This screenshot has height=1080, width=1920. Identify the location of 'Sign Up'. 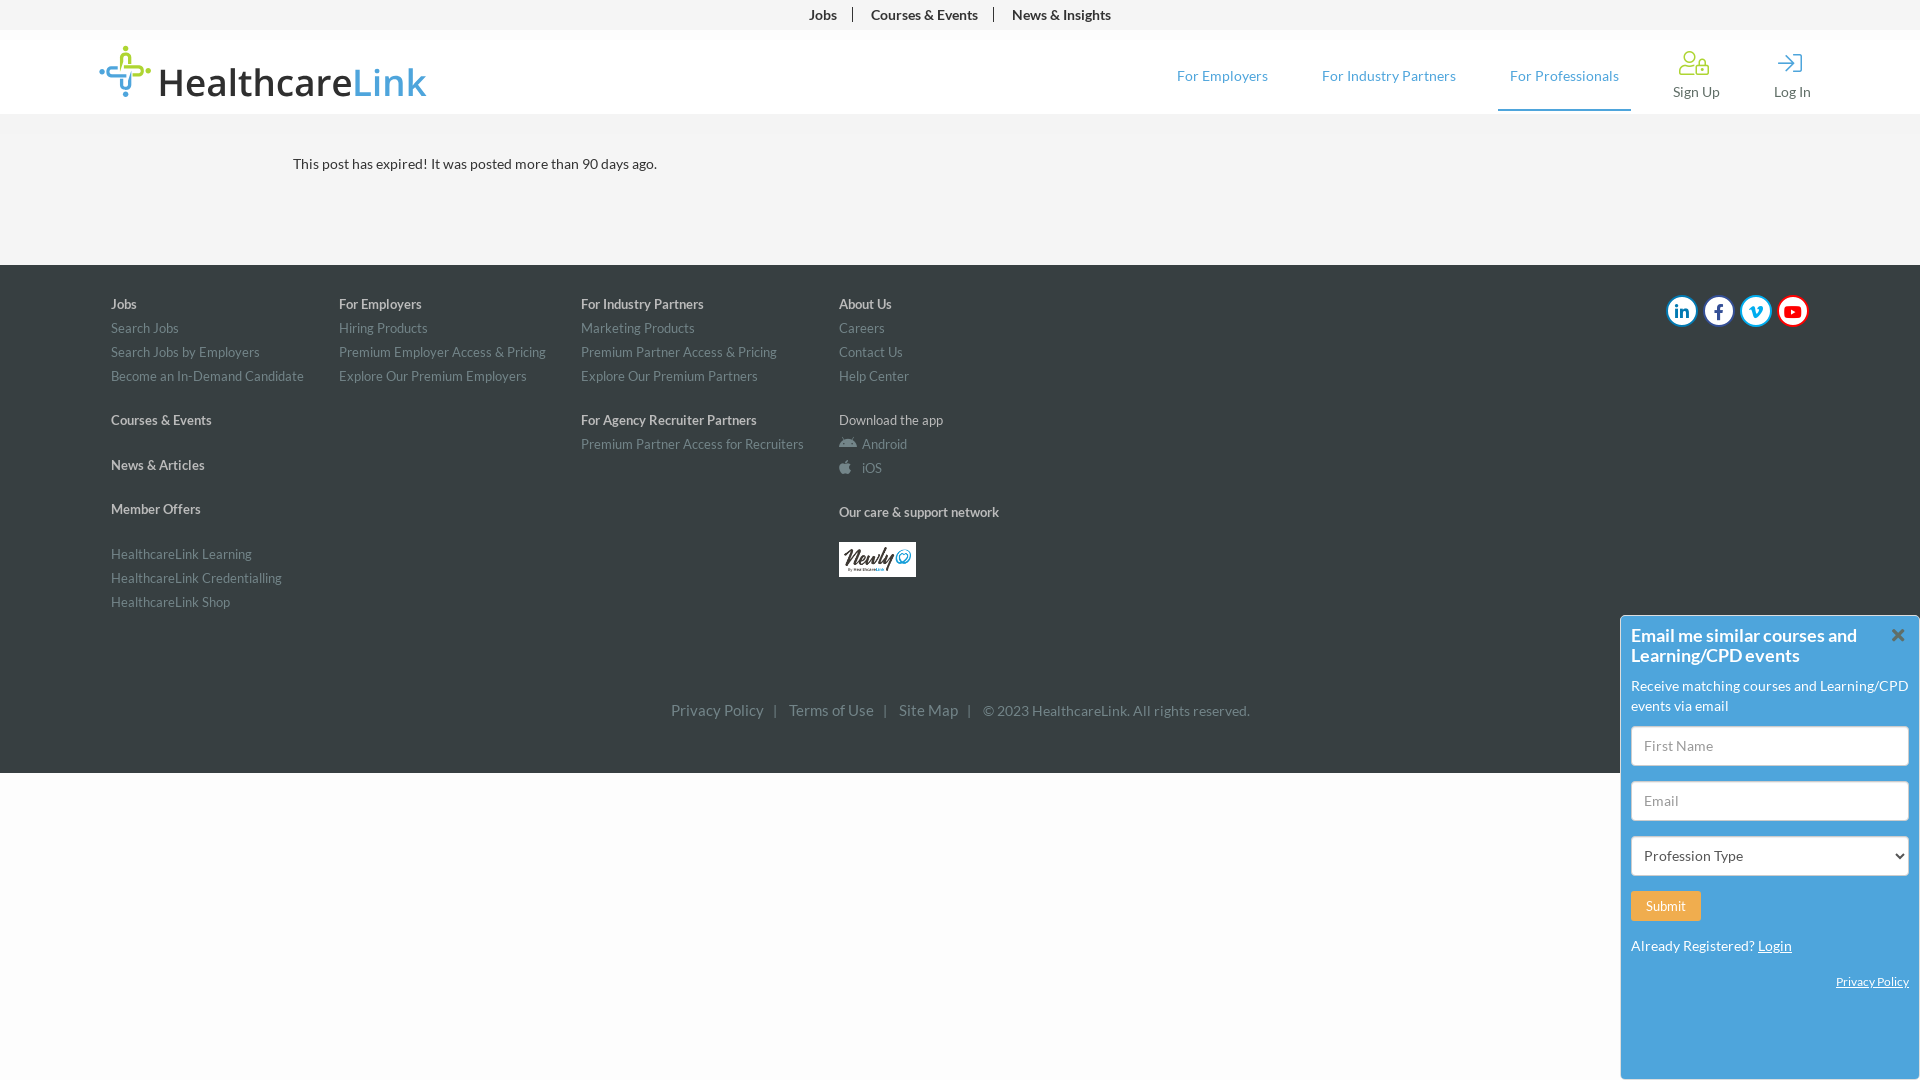
(1695, 75).